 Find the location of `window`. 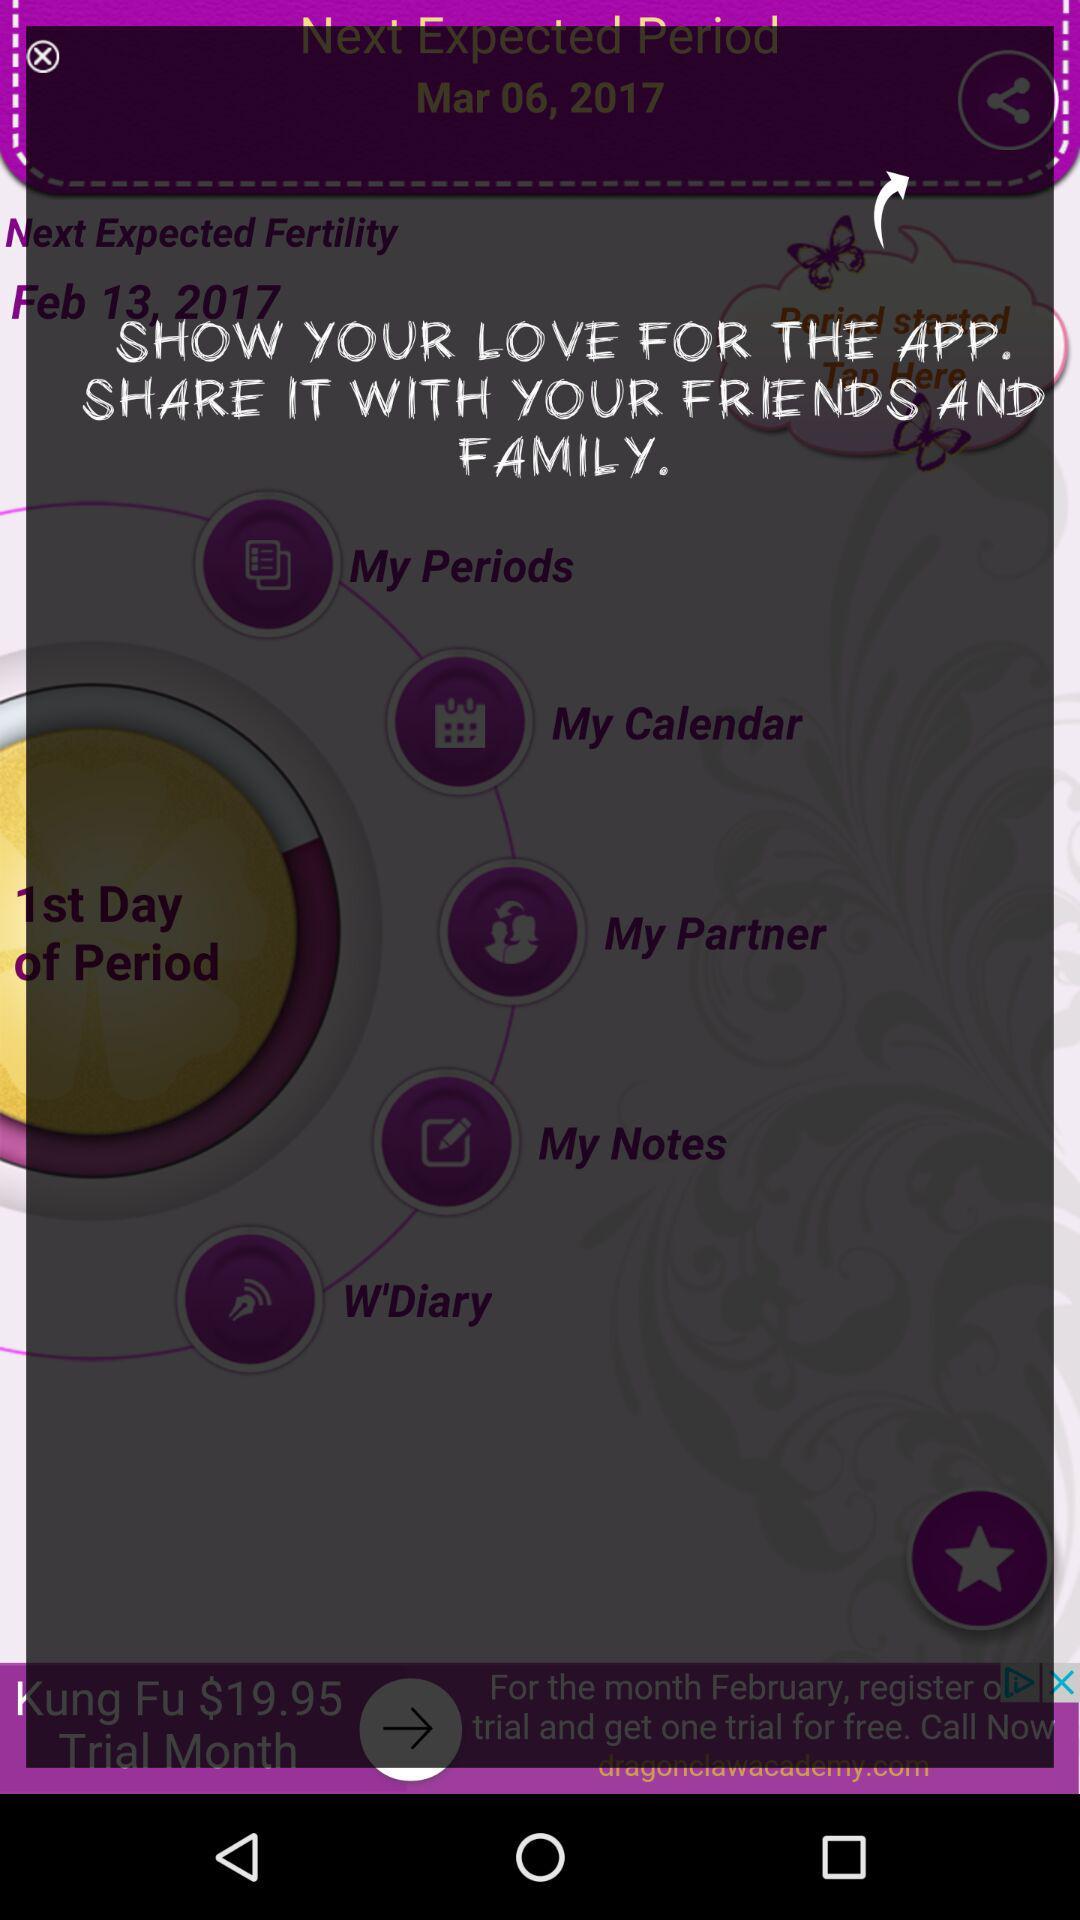

window is located at coordinates (42, 56).